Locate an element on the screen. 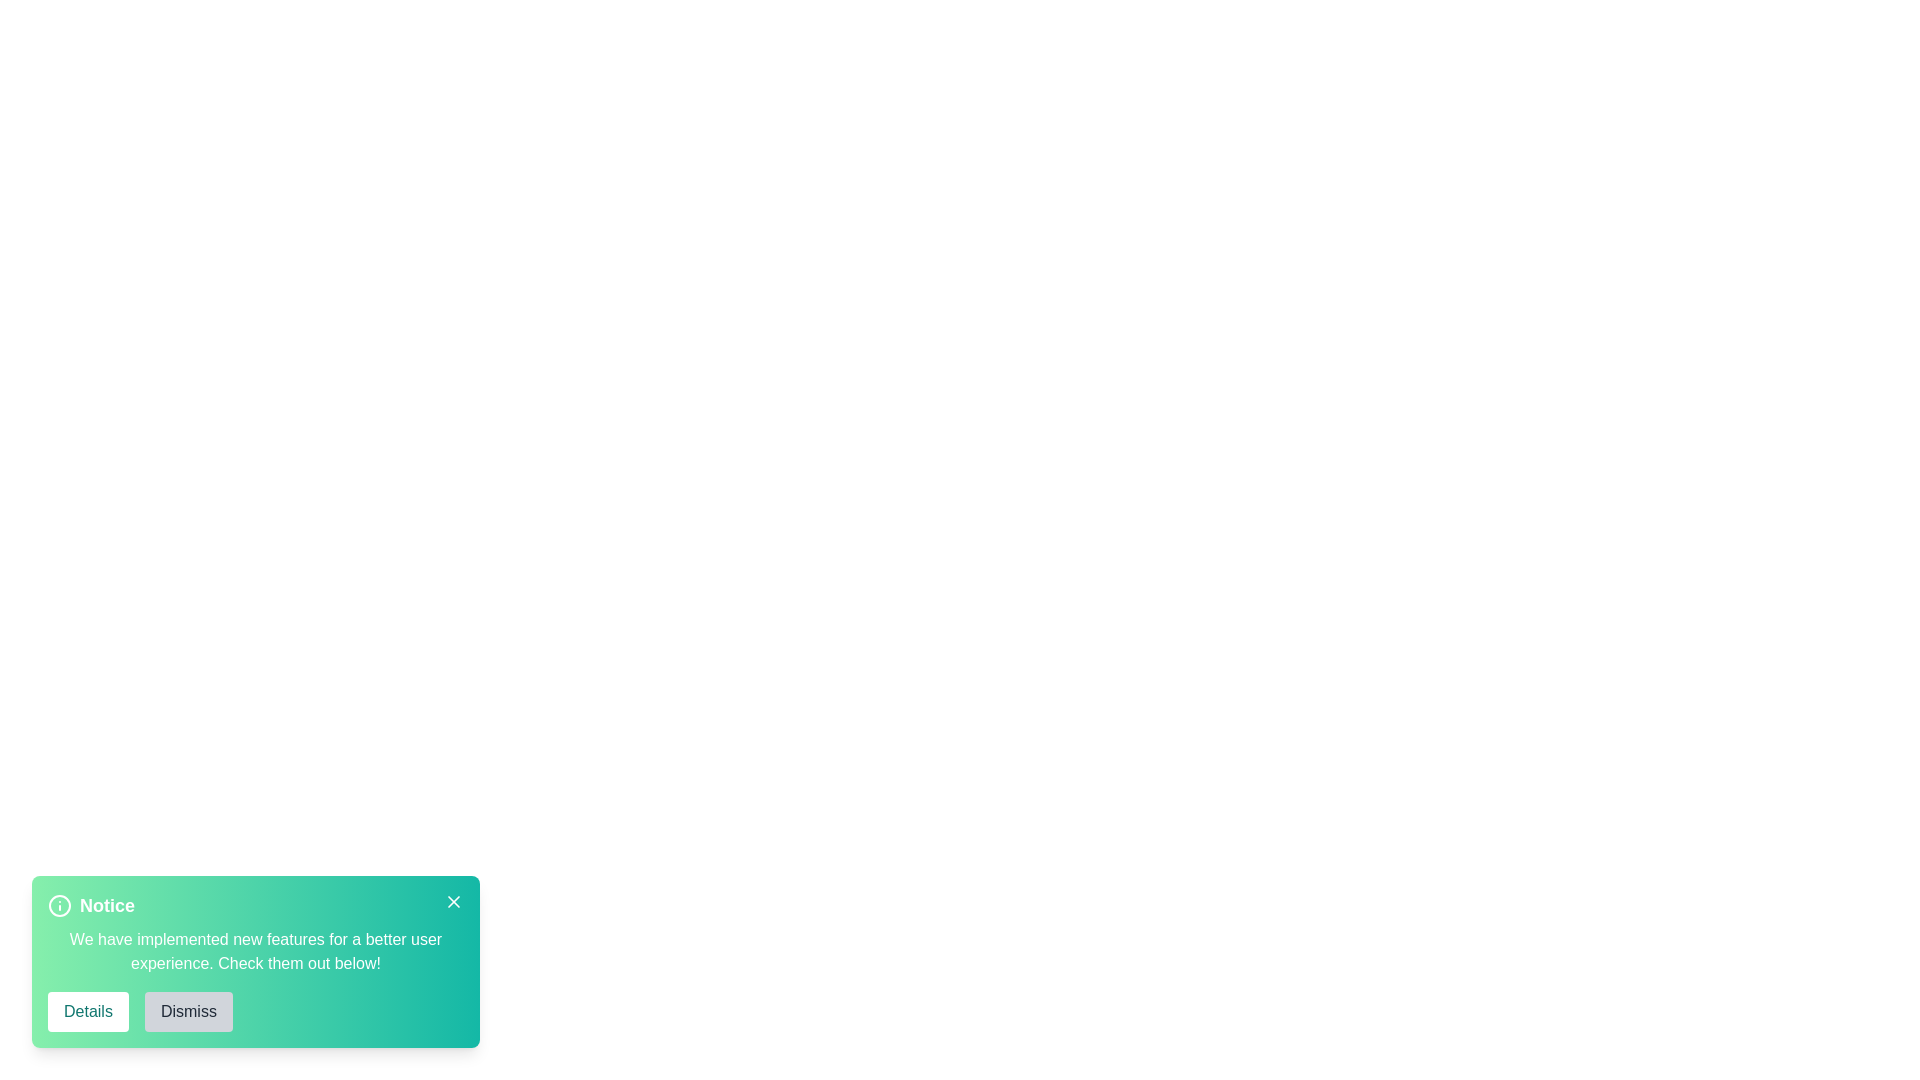 The image size is (1920, 1080). the 'Details' button to observe the hover effect is located at coordinates (86, 1011).